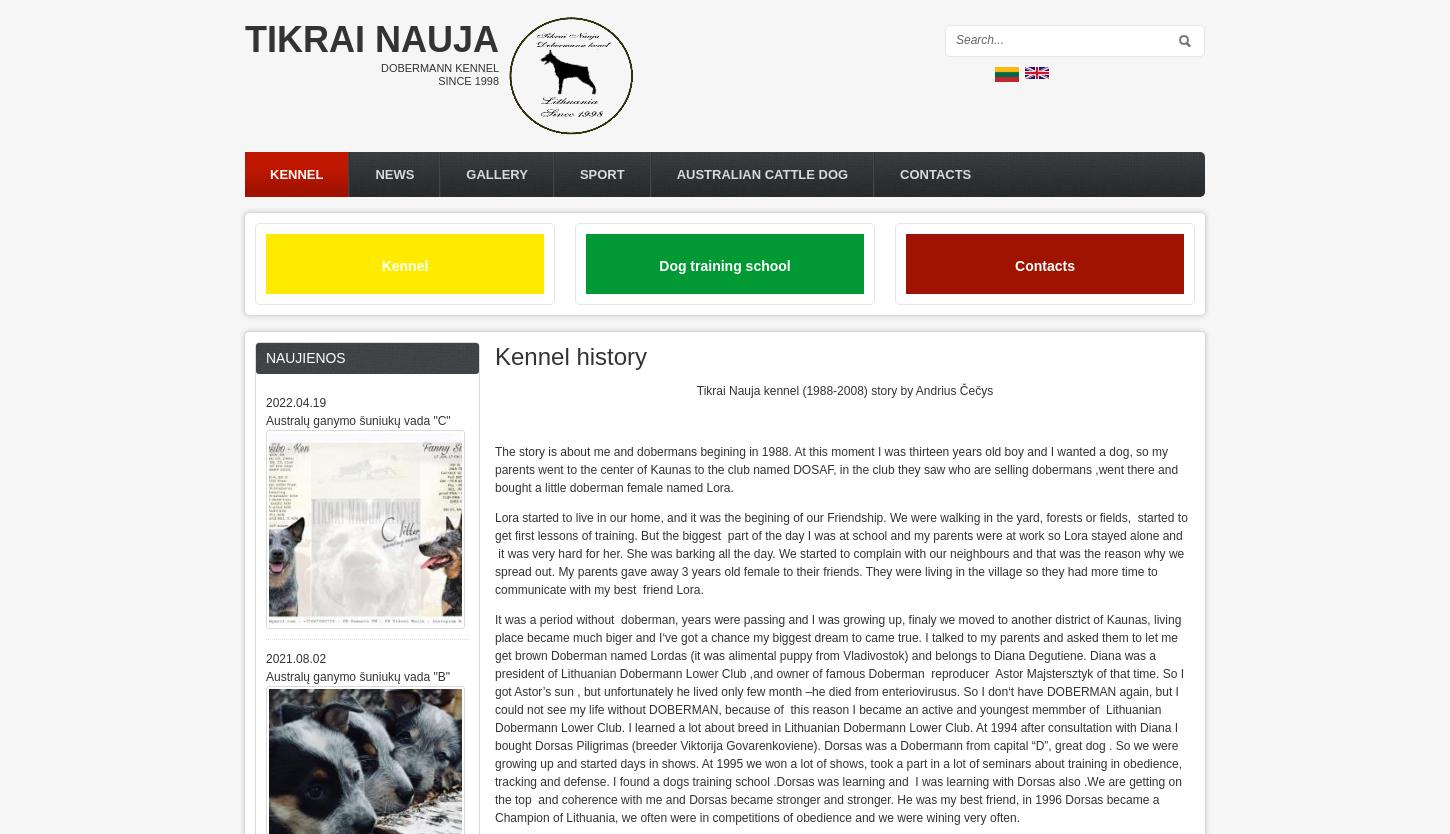 The image size is (1450, 834). What do you see at coordinates (403, 264) in the screenshot?
I see `'Kennel'` at bounding box center [403, 264].